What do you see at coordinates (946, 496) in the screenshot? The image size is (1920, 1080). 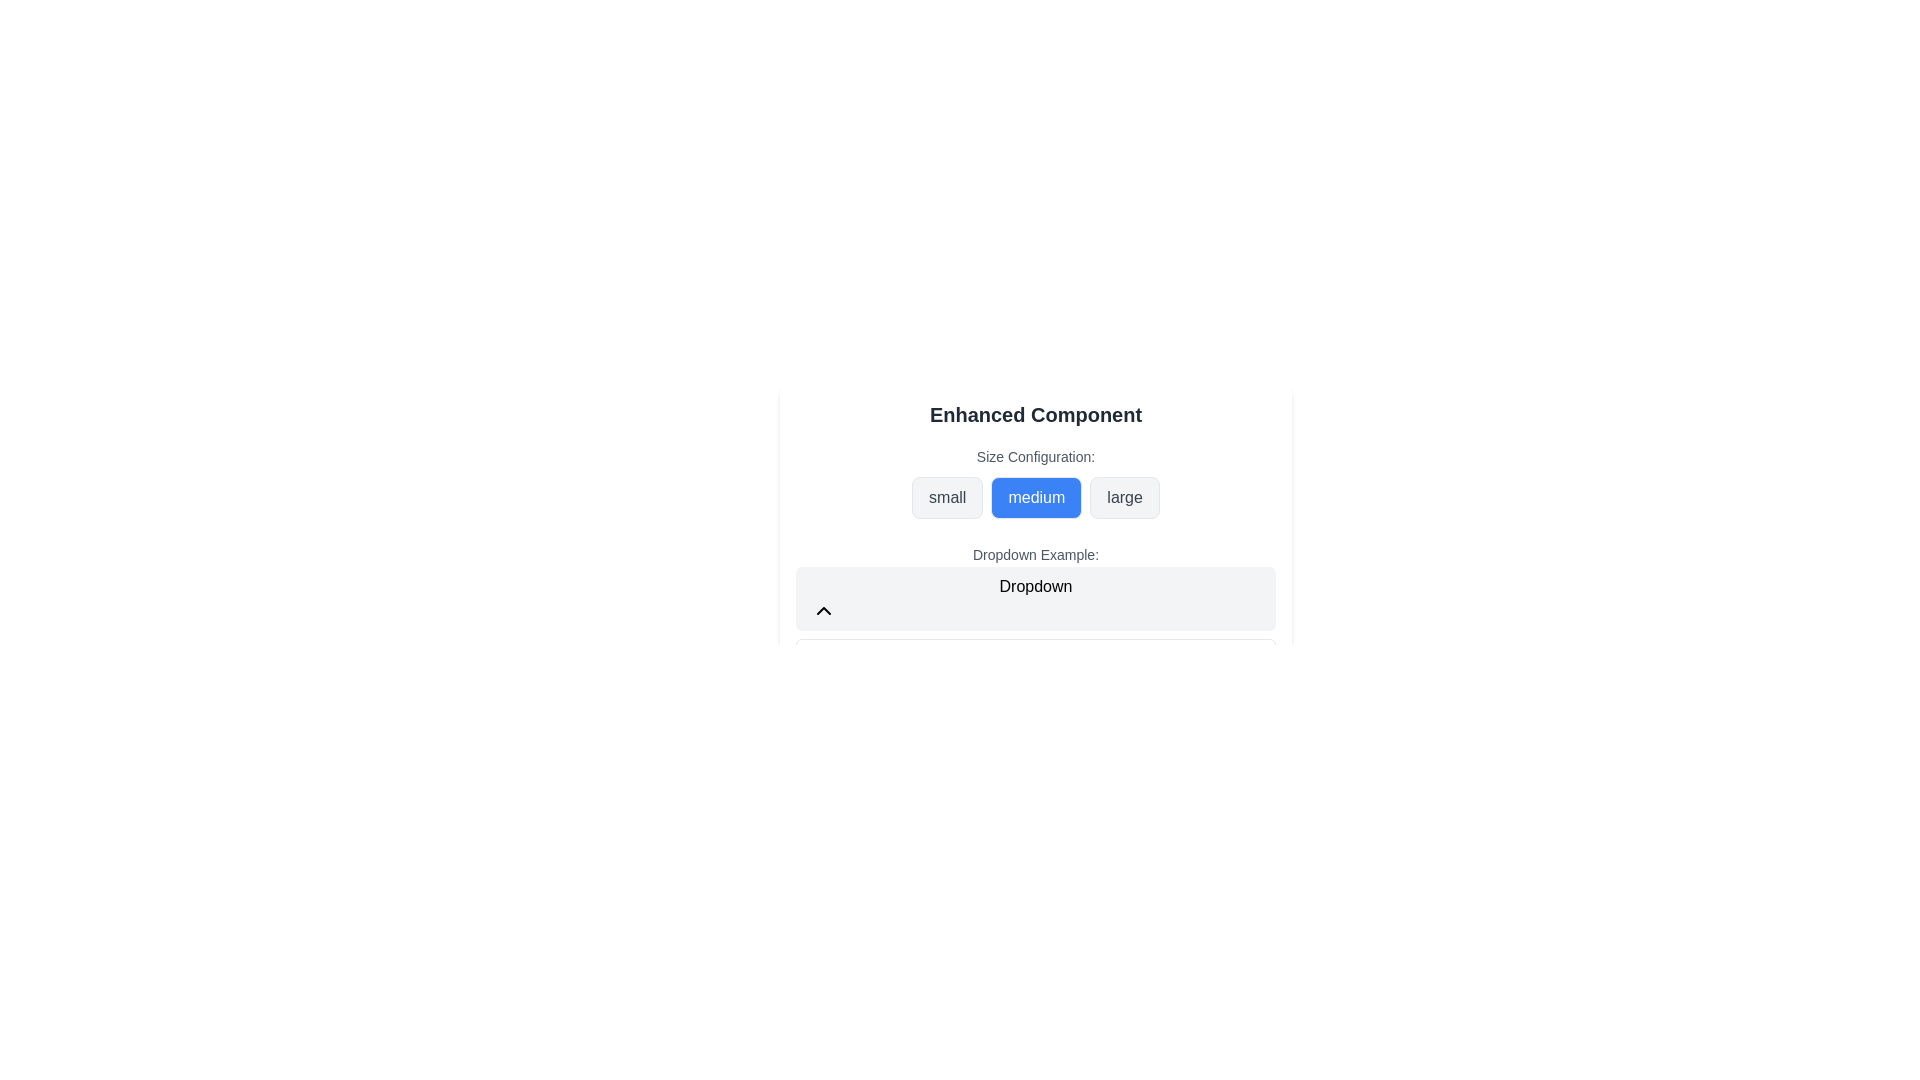 I see `the 'small' button, which is styled with a rounded border, light gray background, and dark gray text, located under the 'Enhanced Component' heading` at bounding box center [946, 496].